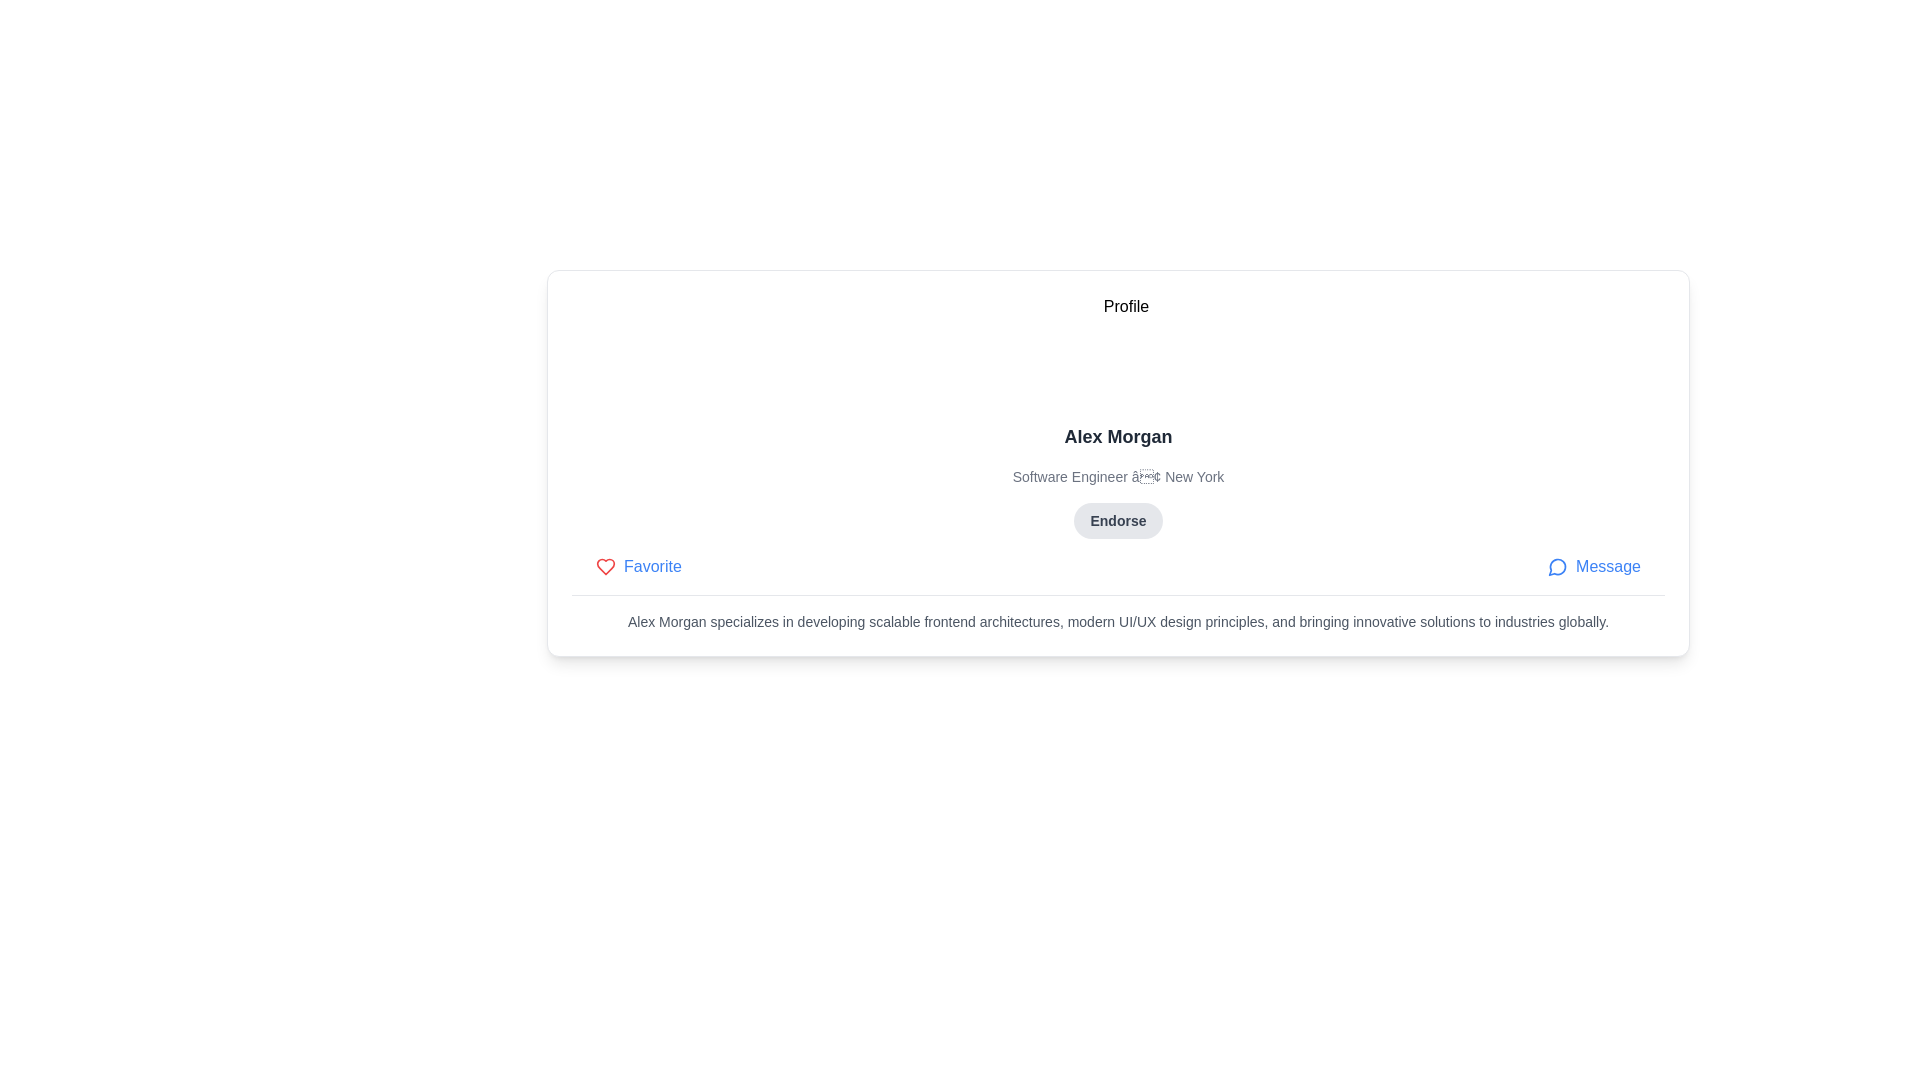 Image resolution: width=1920 pixels, height=1080 pixels. Describe the element at coordinates (1608, 567) in the screenshot. I see `the text label located in the bottom-right corner of the profile card interface, which serves as a visual cue for initiating messaging functionality` at that location.